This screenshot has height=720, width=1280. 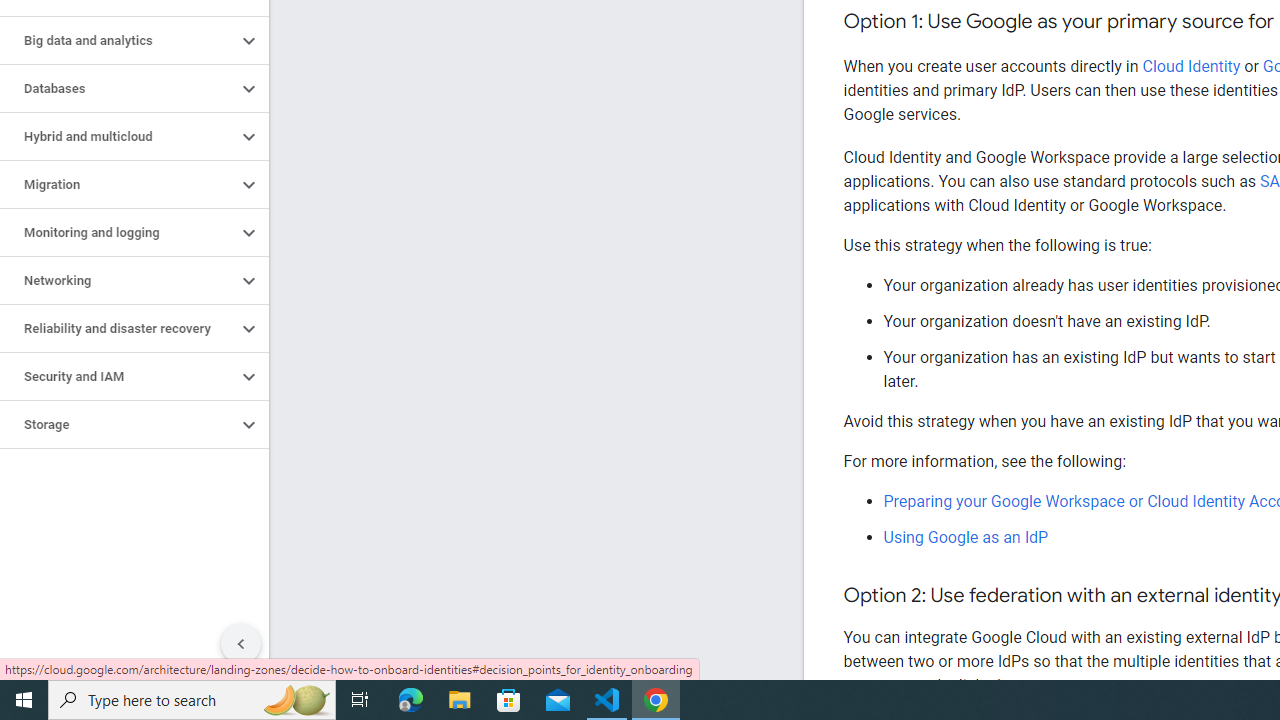 I want to click on 'Hybrid and multicloud', so click(x=117, y=136).